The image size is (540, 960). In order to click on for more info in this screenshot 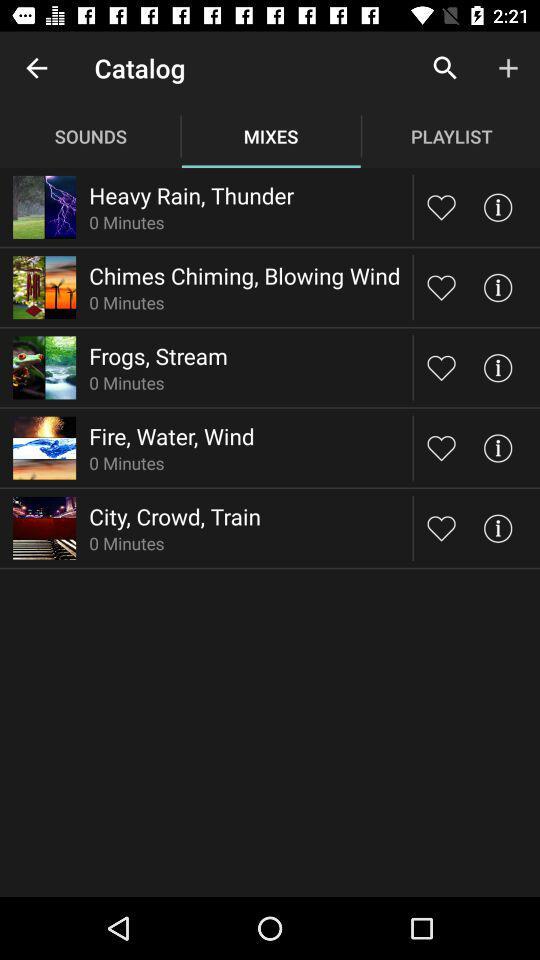, I will do `click(496, 366)`.